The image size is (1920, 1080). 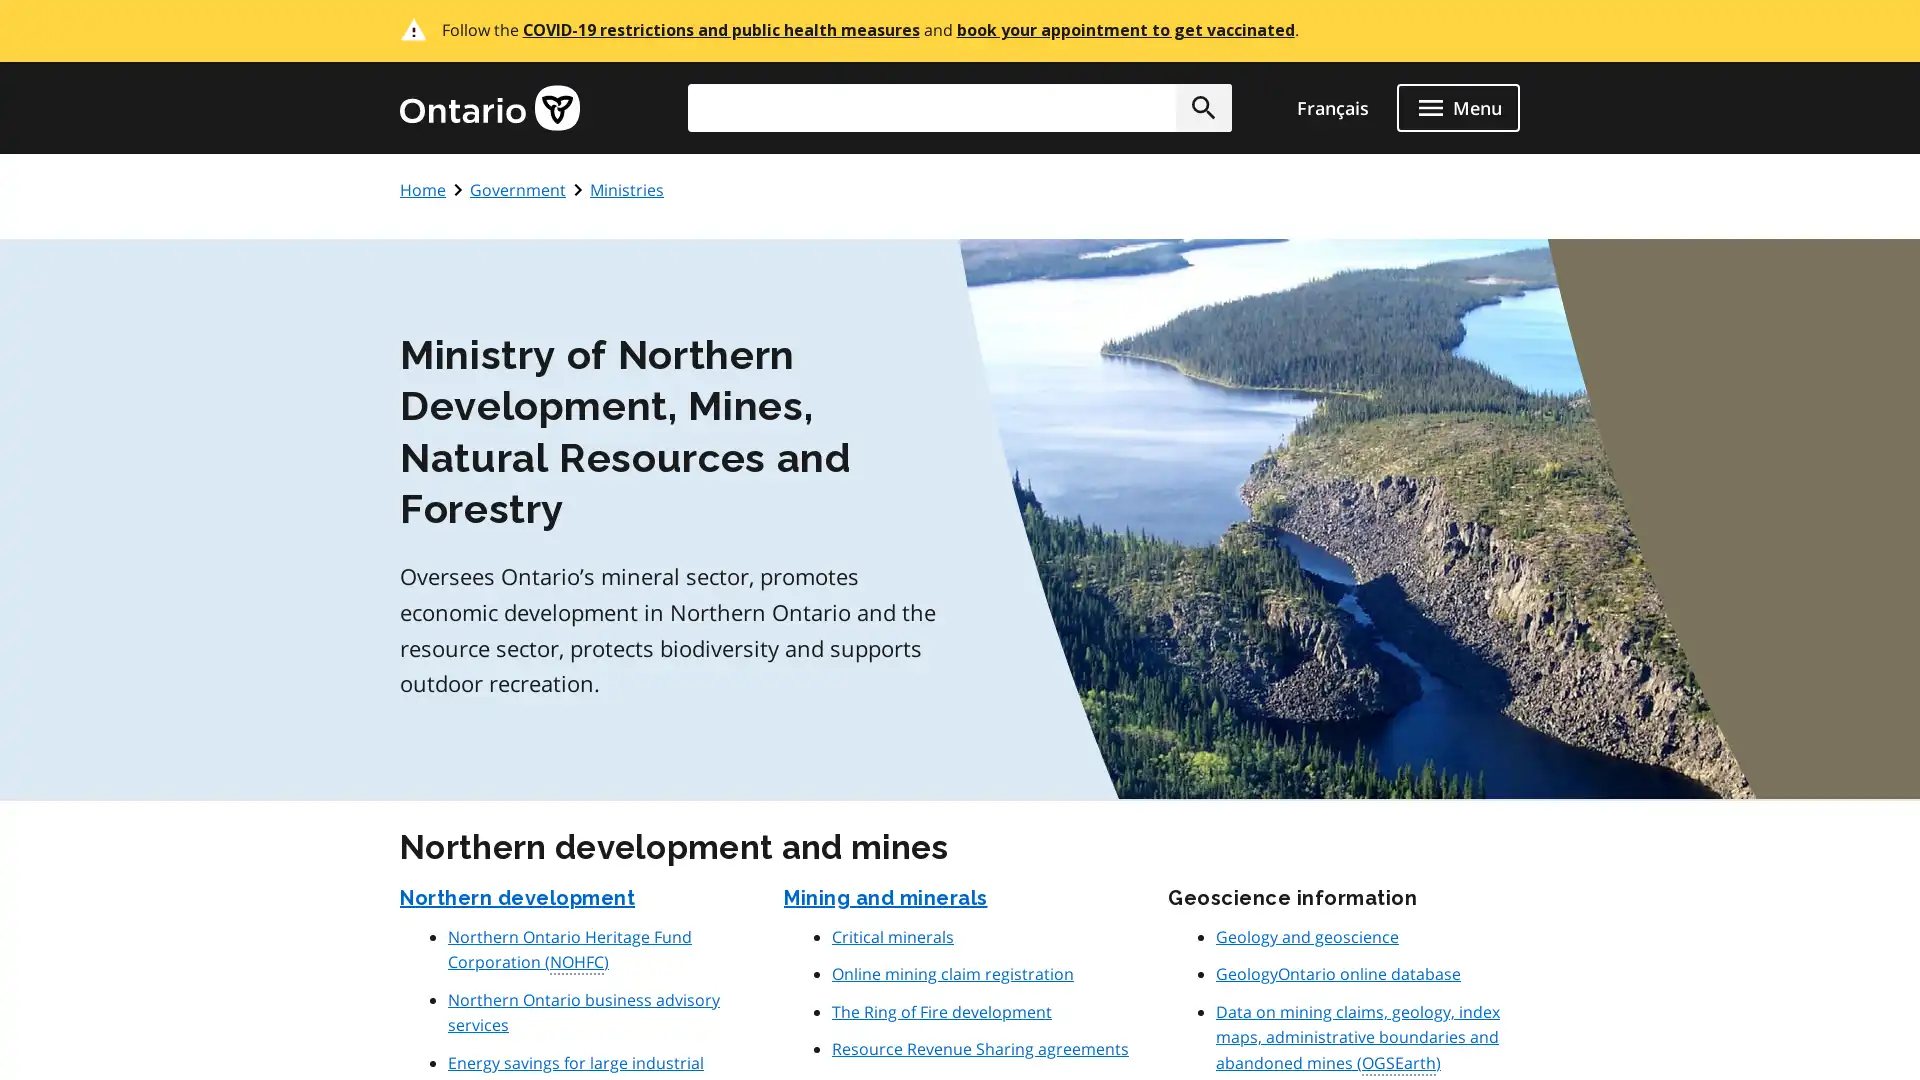 What do you see at coordinates (1458, 107) in the screenshot?
I see `open menu` at bounding box center [1458, 107].